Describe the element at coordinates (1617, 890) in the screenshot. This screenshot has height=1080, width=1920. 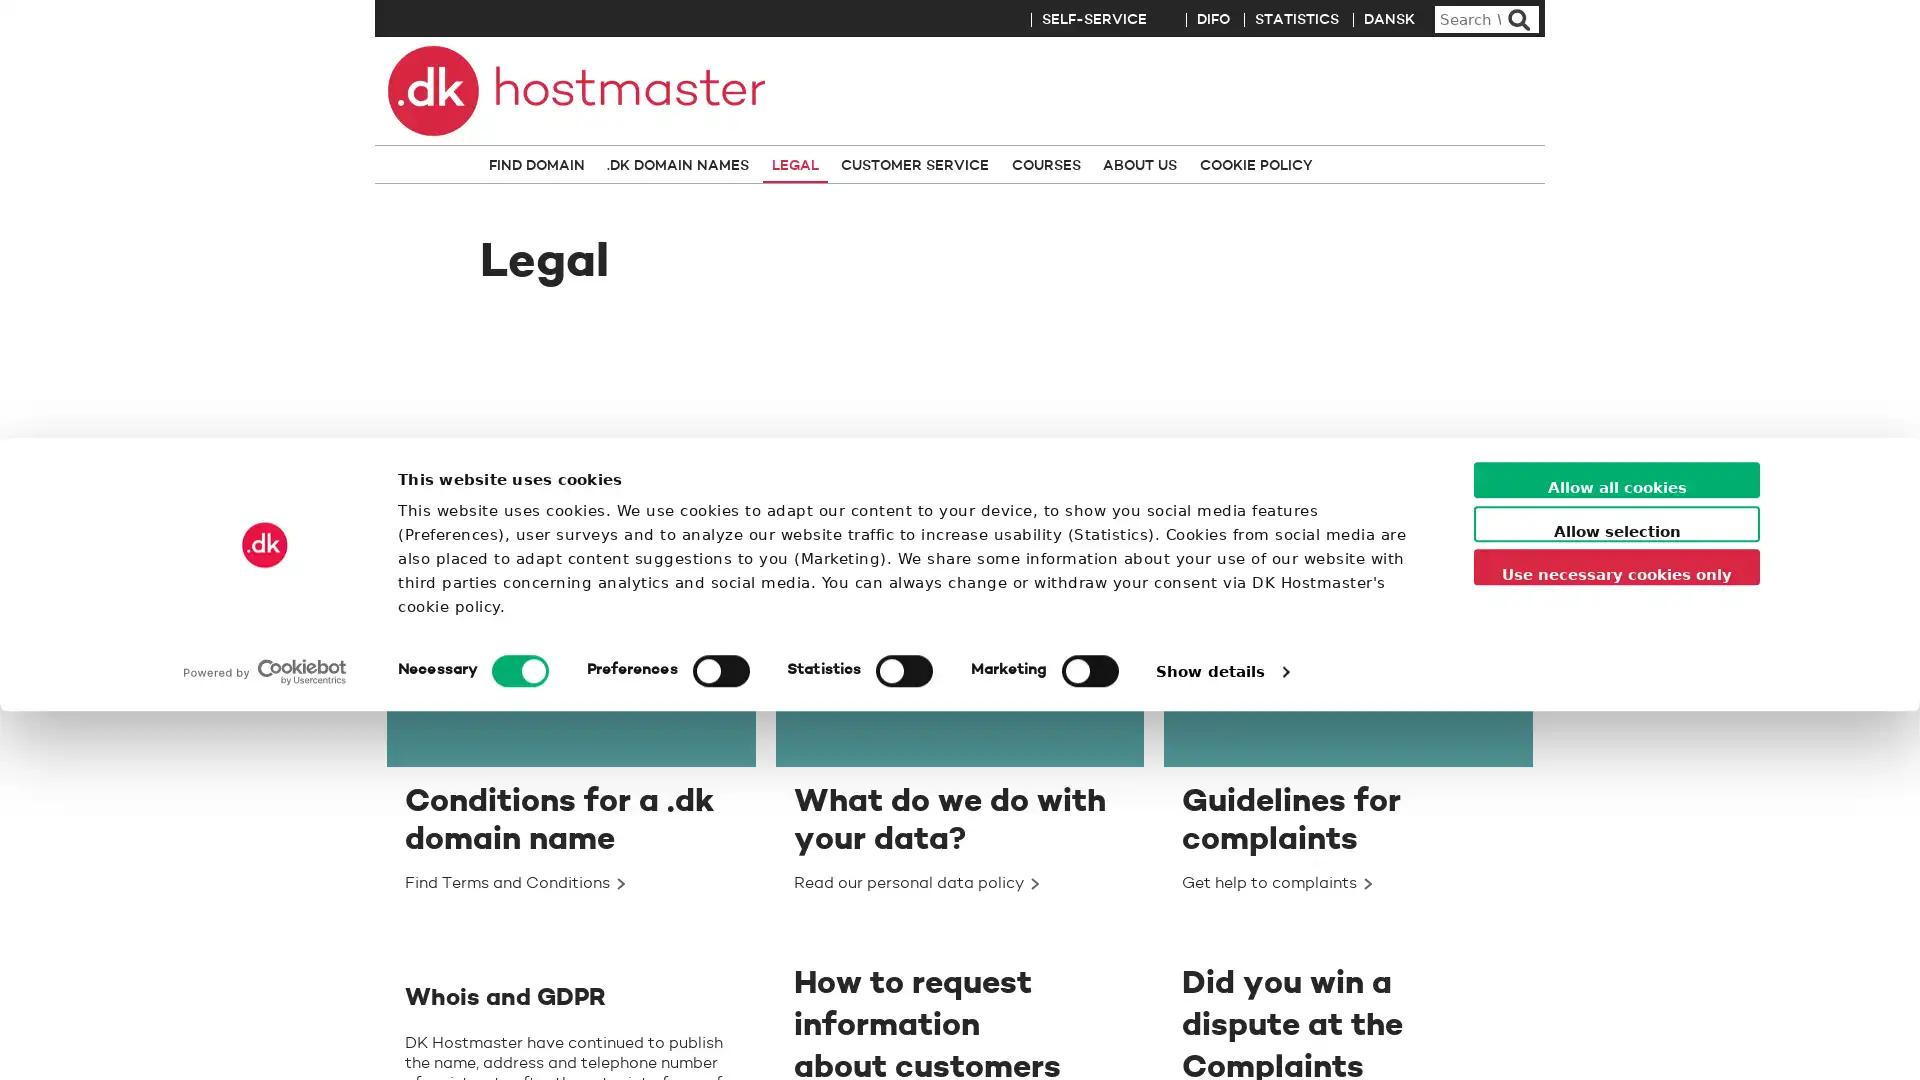
I see `Allow selection` at that location.